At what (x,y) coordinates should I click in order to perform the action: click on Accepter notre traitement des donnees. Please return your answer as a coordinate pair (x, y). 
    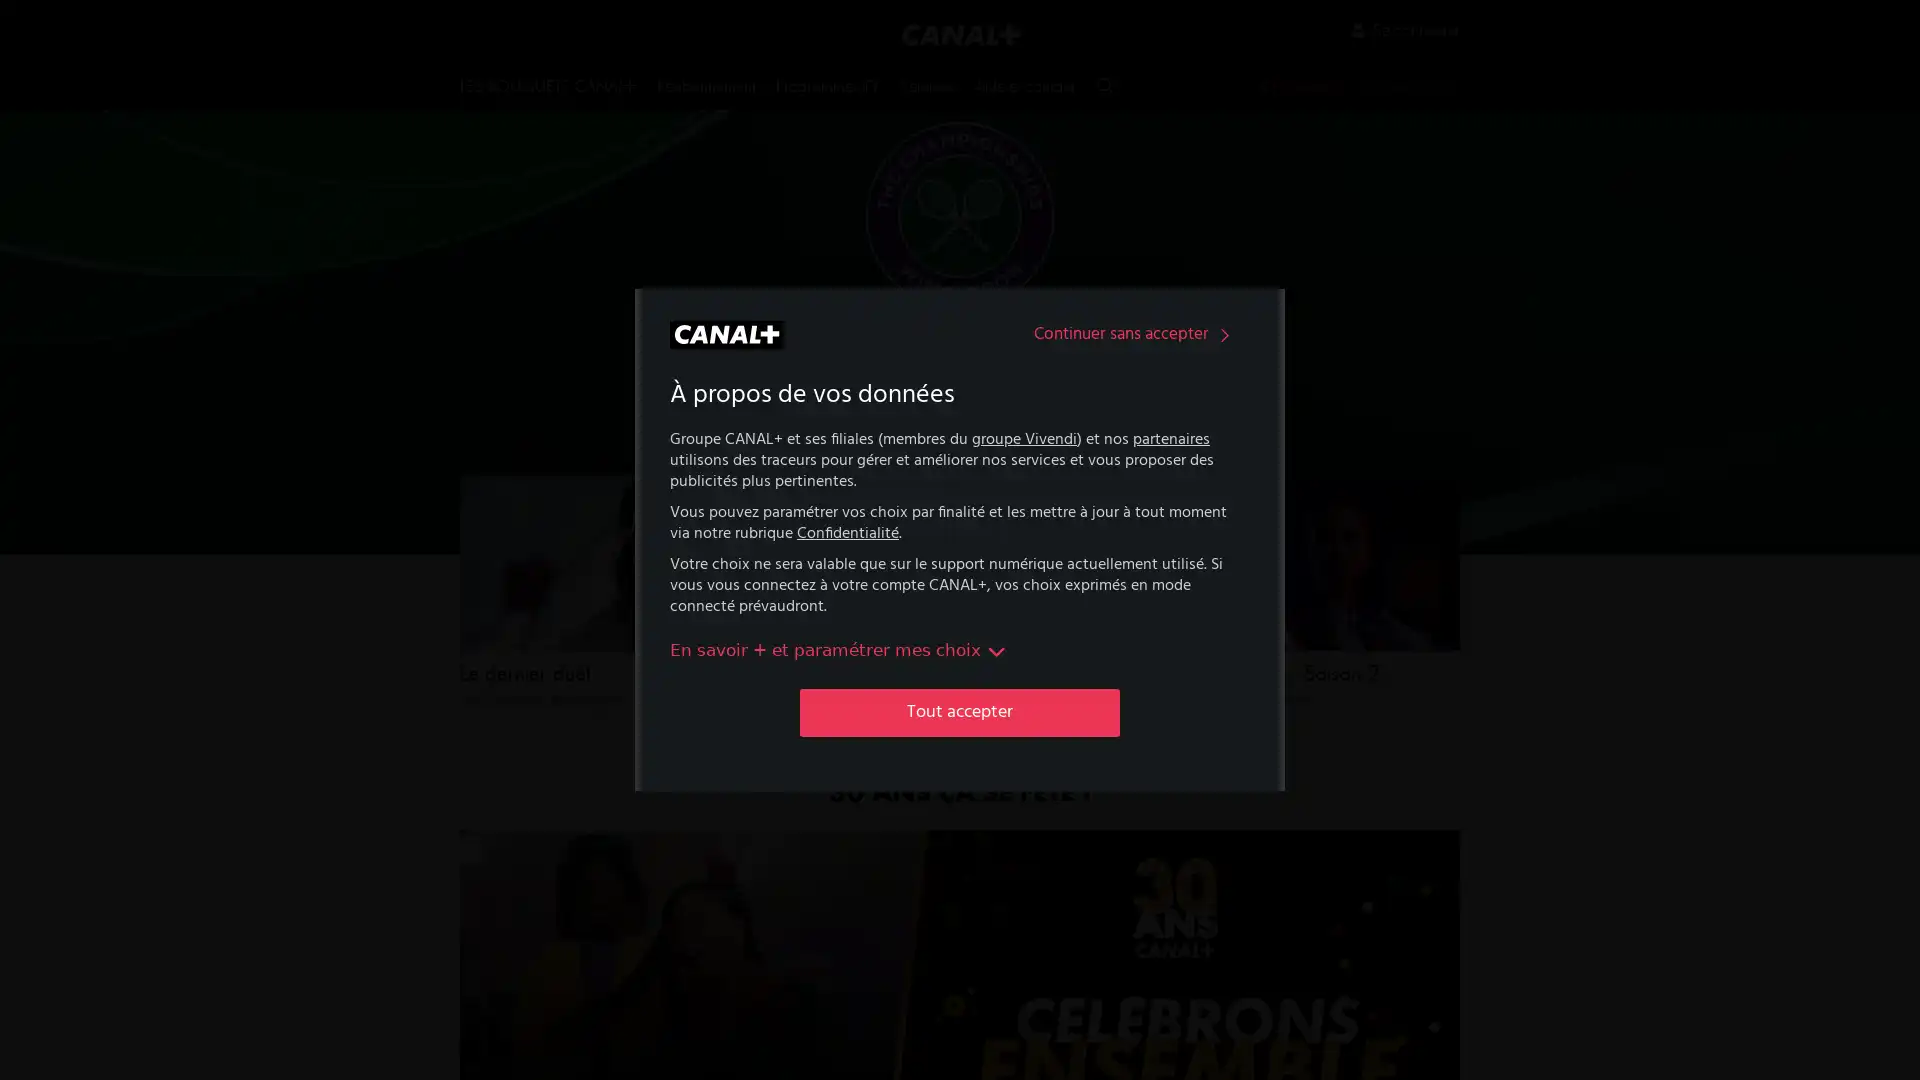
    Looking at the image, I should click on (960, 711).